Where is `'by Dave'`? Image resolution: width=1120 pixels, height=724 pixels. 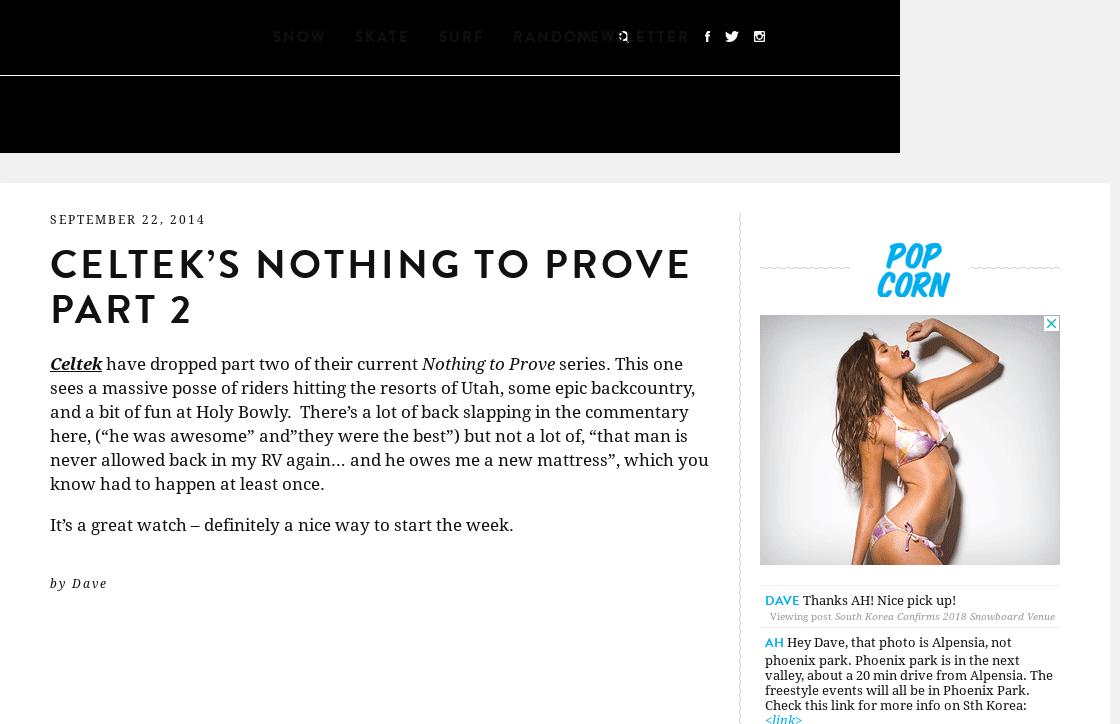 'by Dave' is located at coordinates (78, 583).